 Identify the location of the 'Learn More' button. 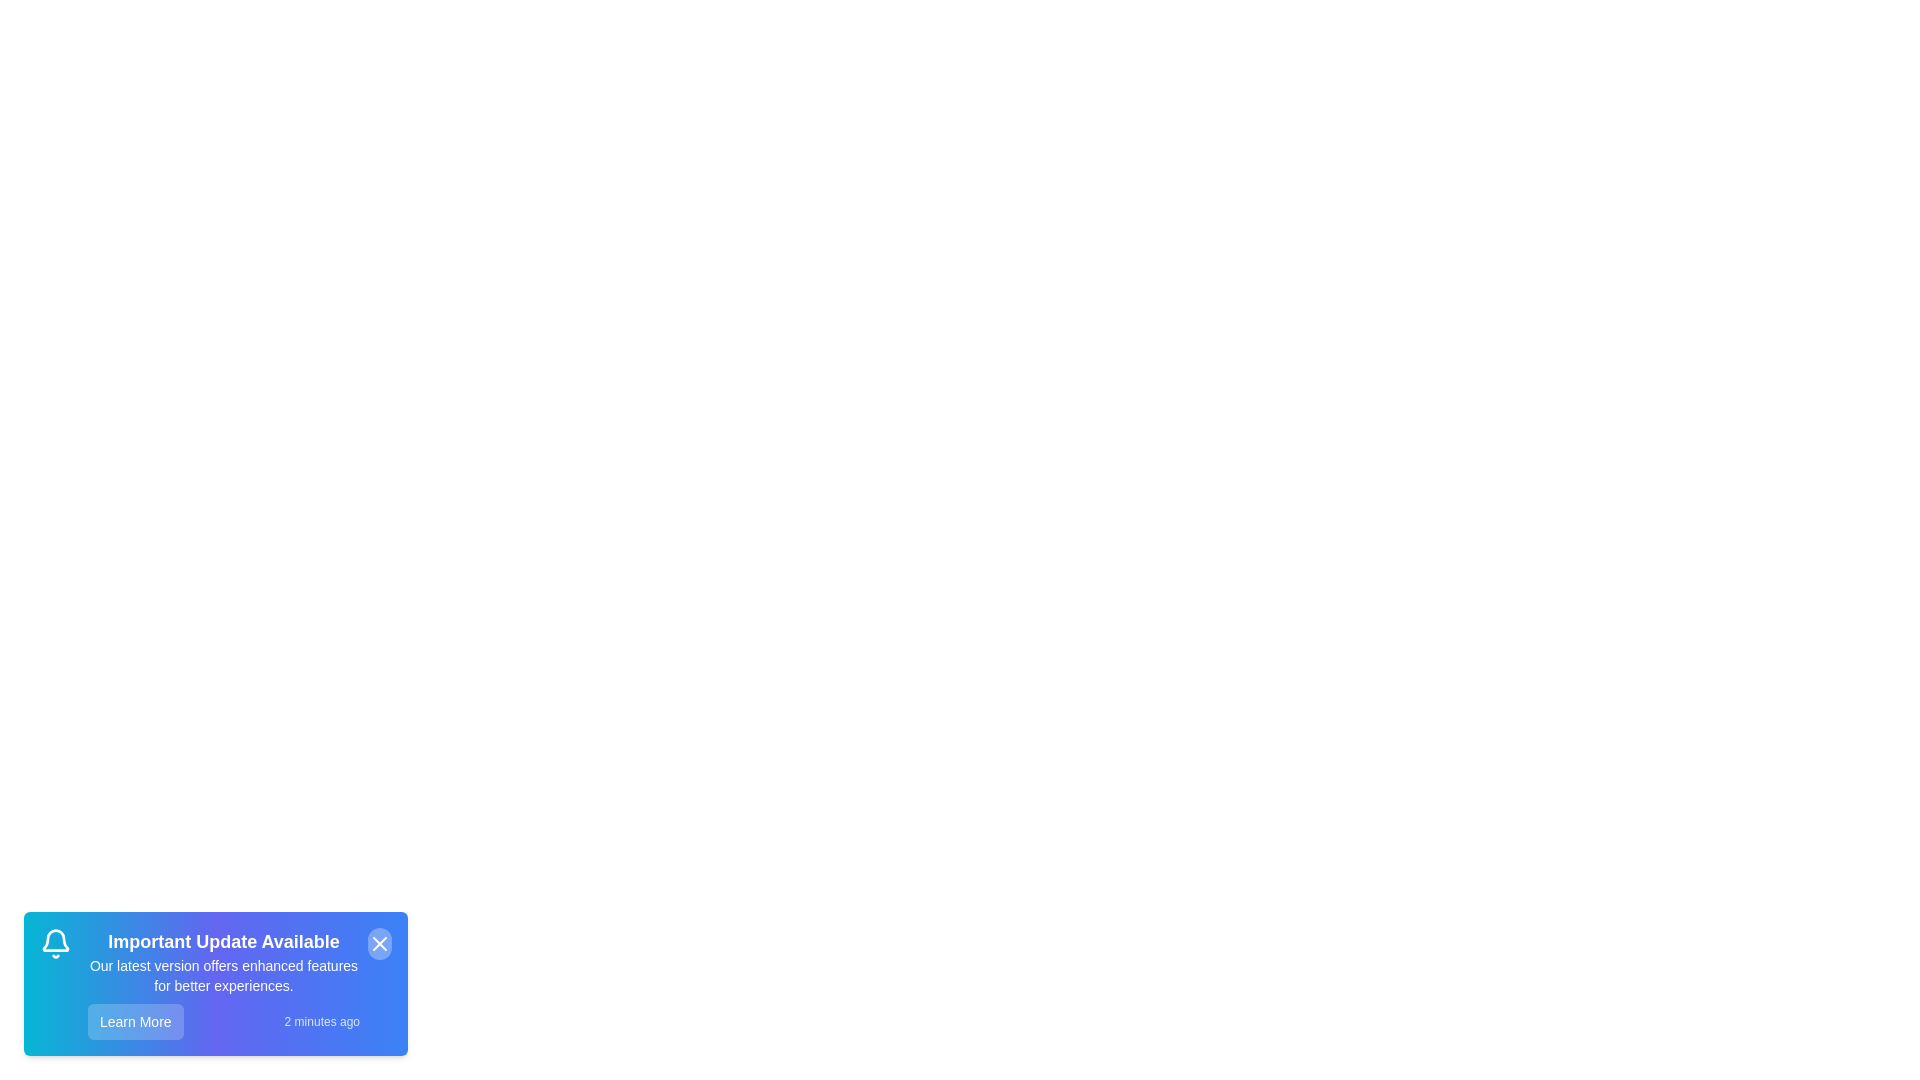
(134, 1022).